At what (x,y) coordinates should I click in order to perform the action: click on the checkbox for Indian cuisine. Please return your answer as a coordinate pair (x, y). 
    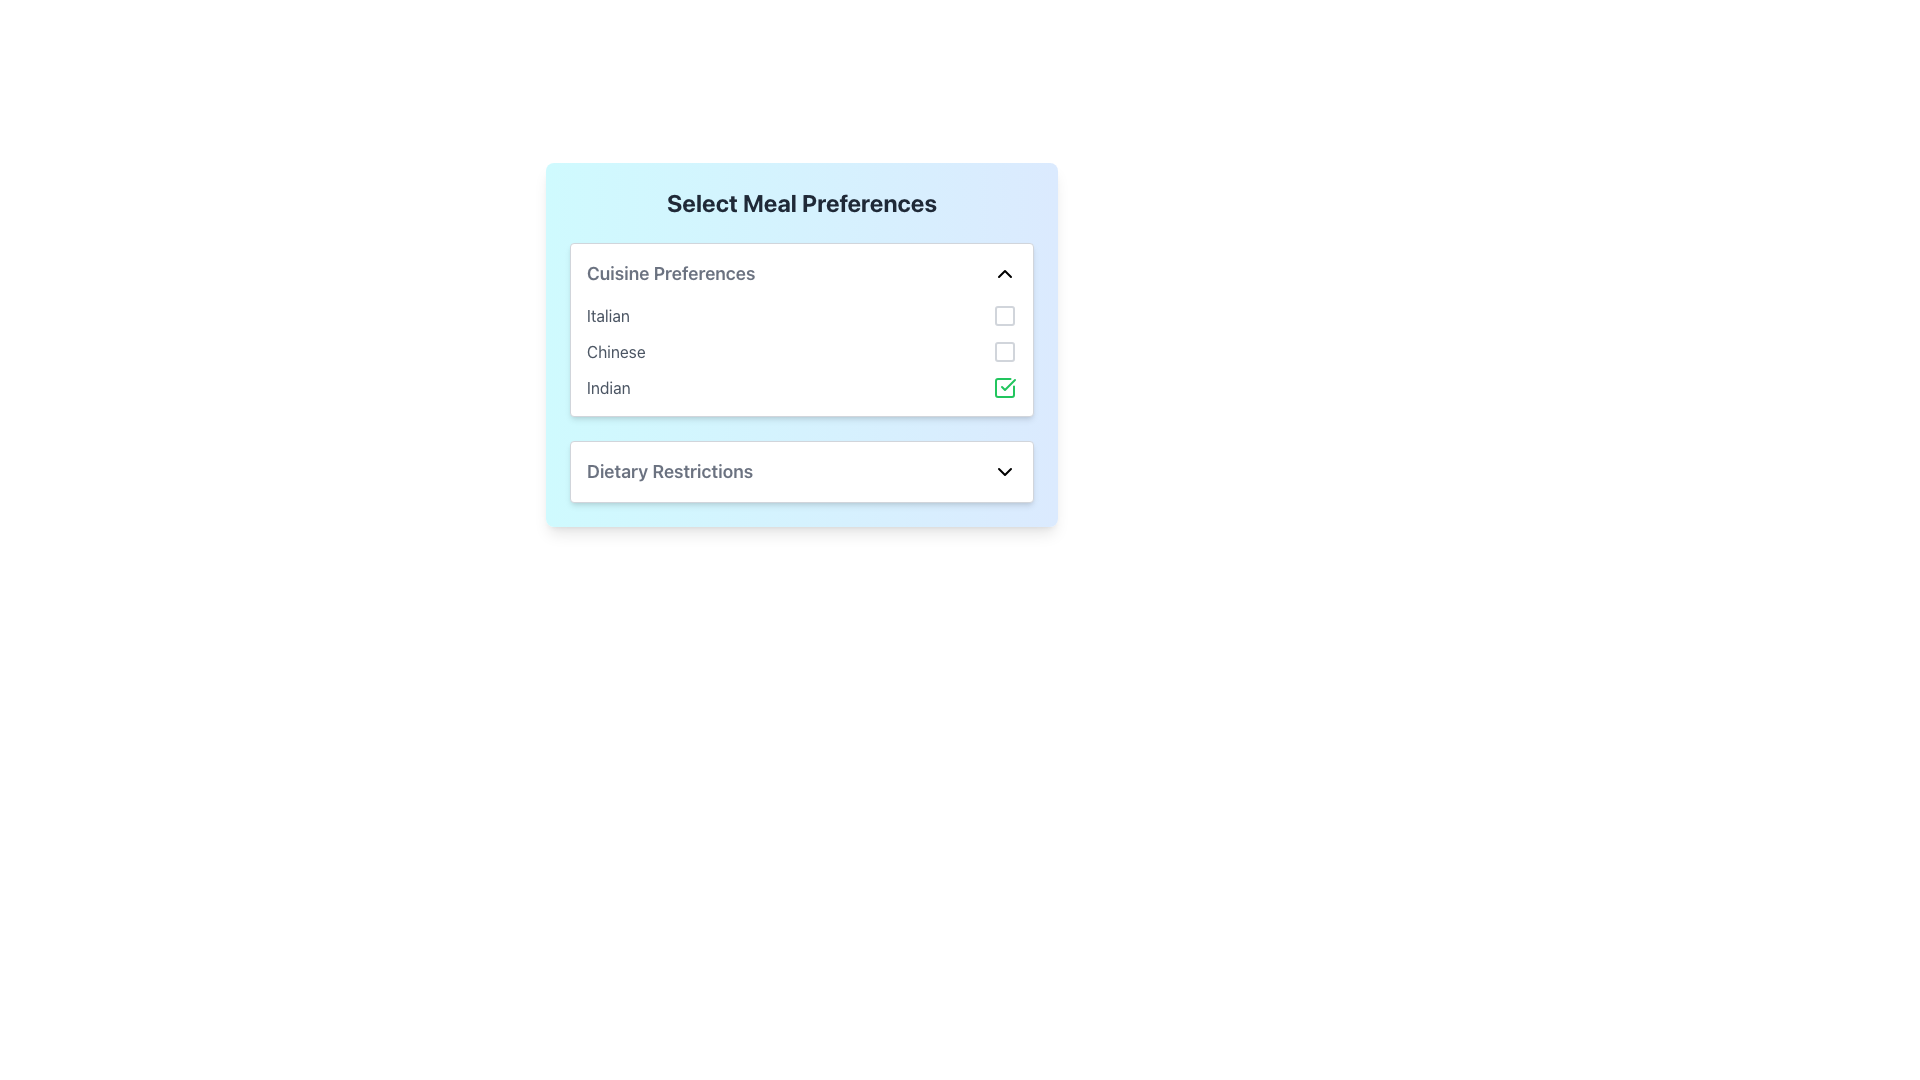
    Looking at the image, I should click on (801, 388).